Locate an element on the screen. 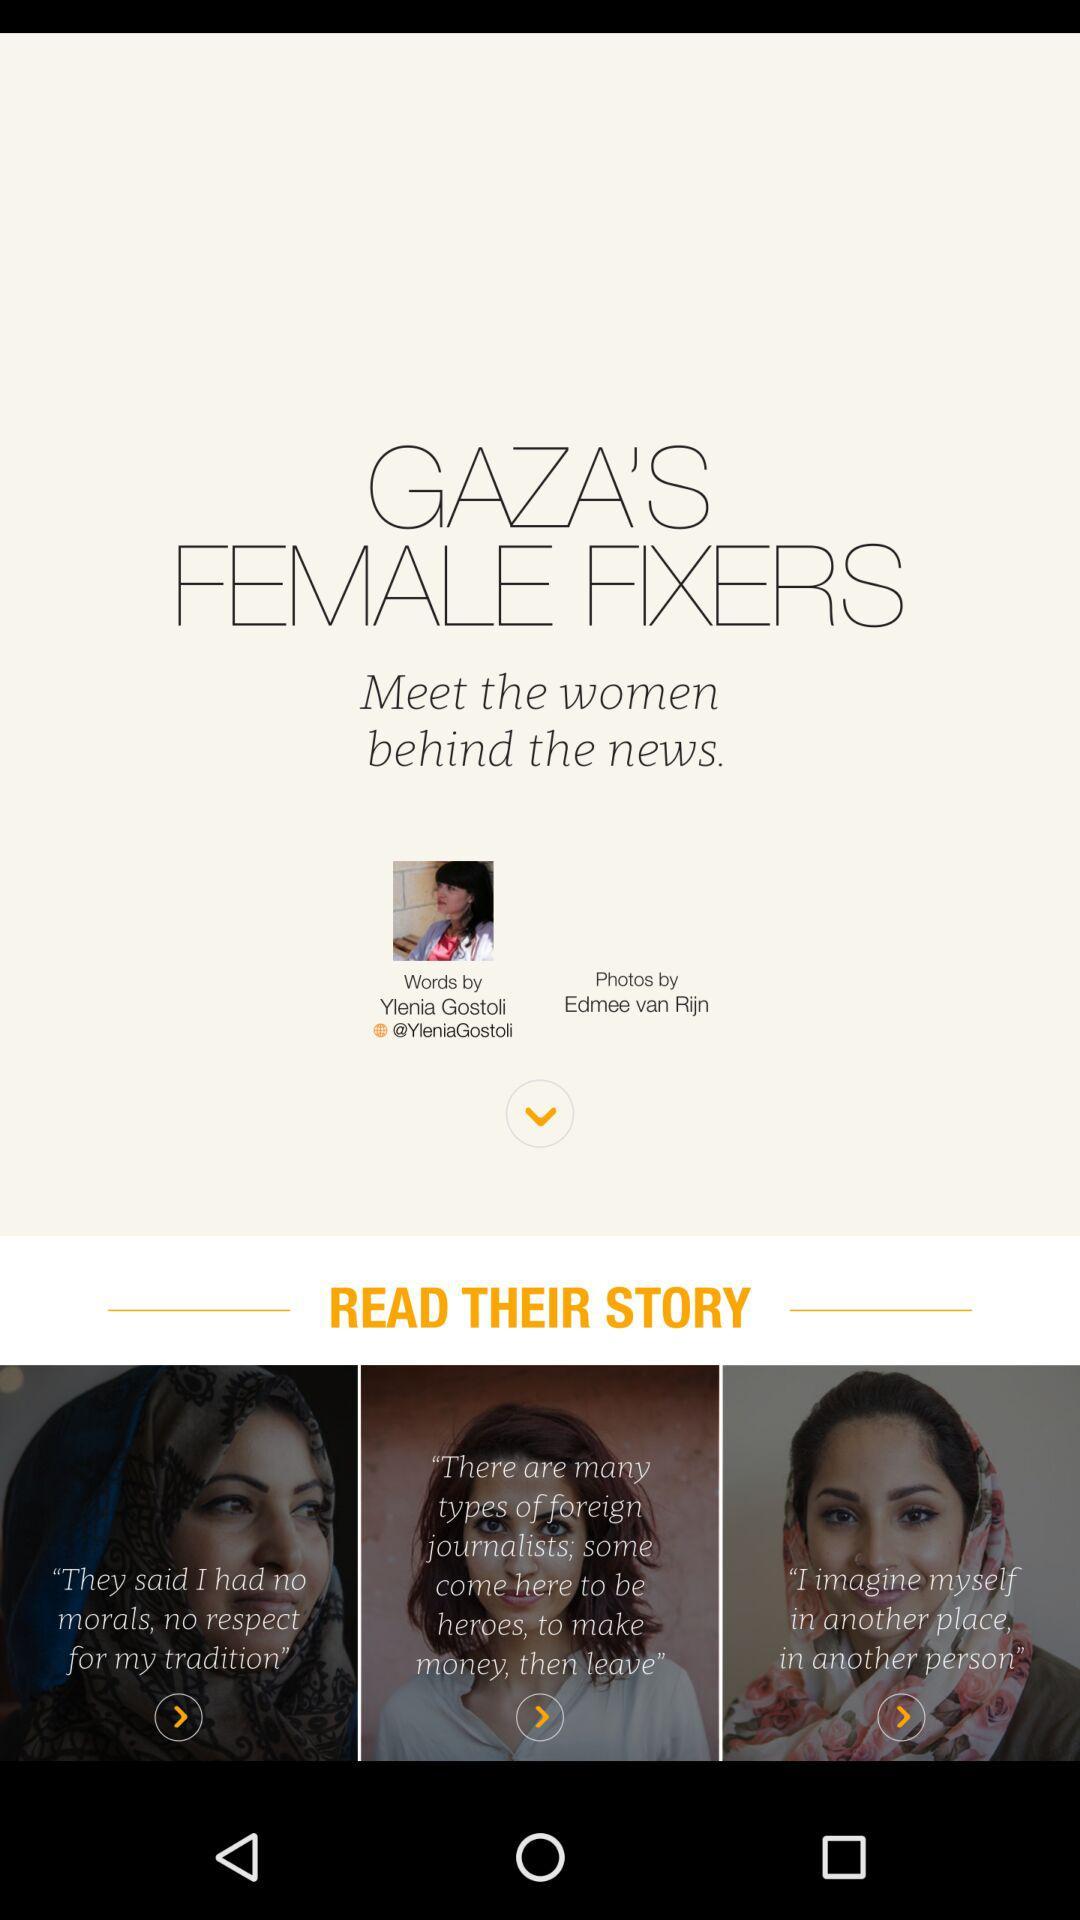  visit author 's social media is located at coordinates (442, 1030).